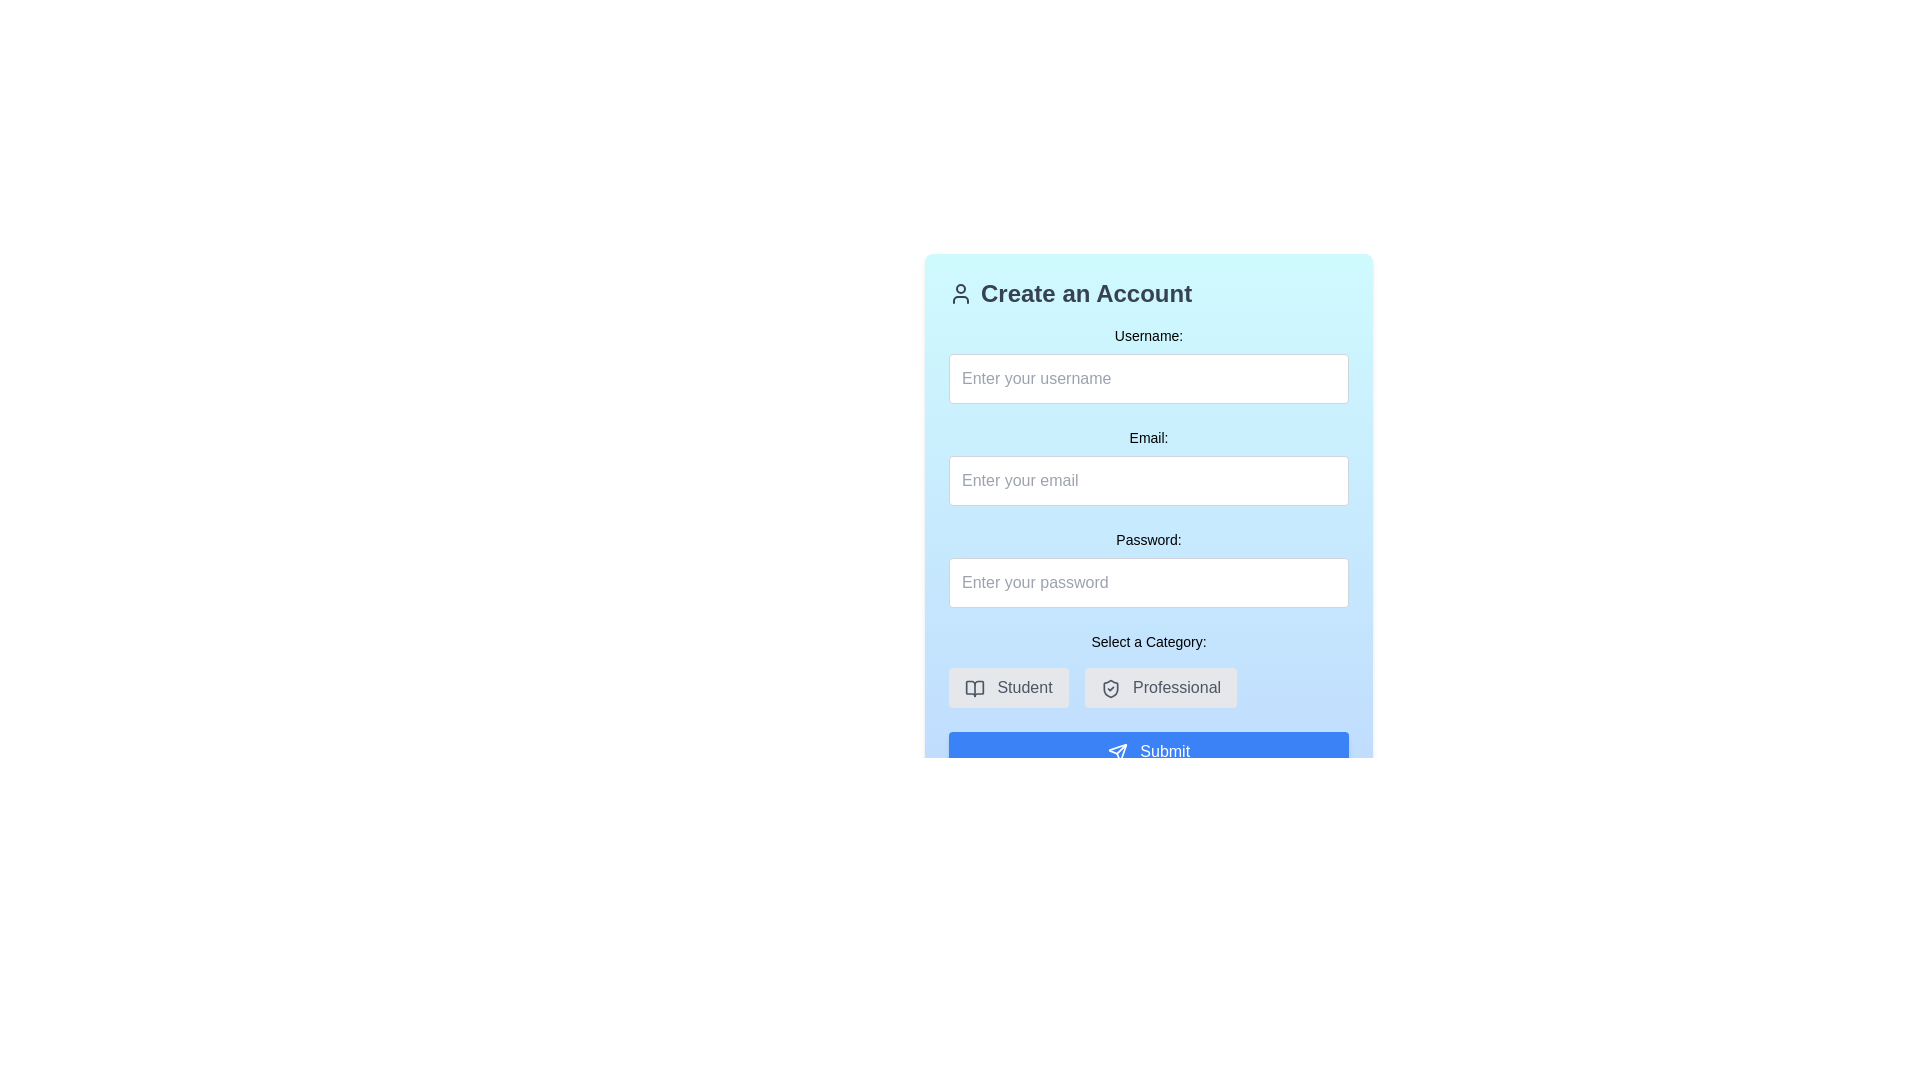 The width and height of the screenshot is (1920, 1080). What do you see at coordinates (1109, 687) in the screenshot?
I see `the SVG icon associated with the 'Professional' option, which is positioned to the left of the button label and centrally aligned vertically with the text` at bounding box center [1109, 687].